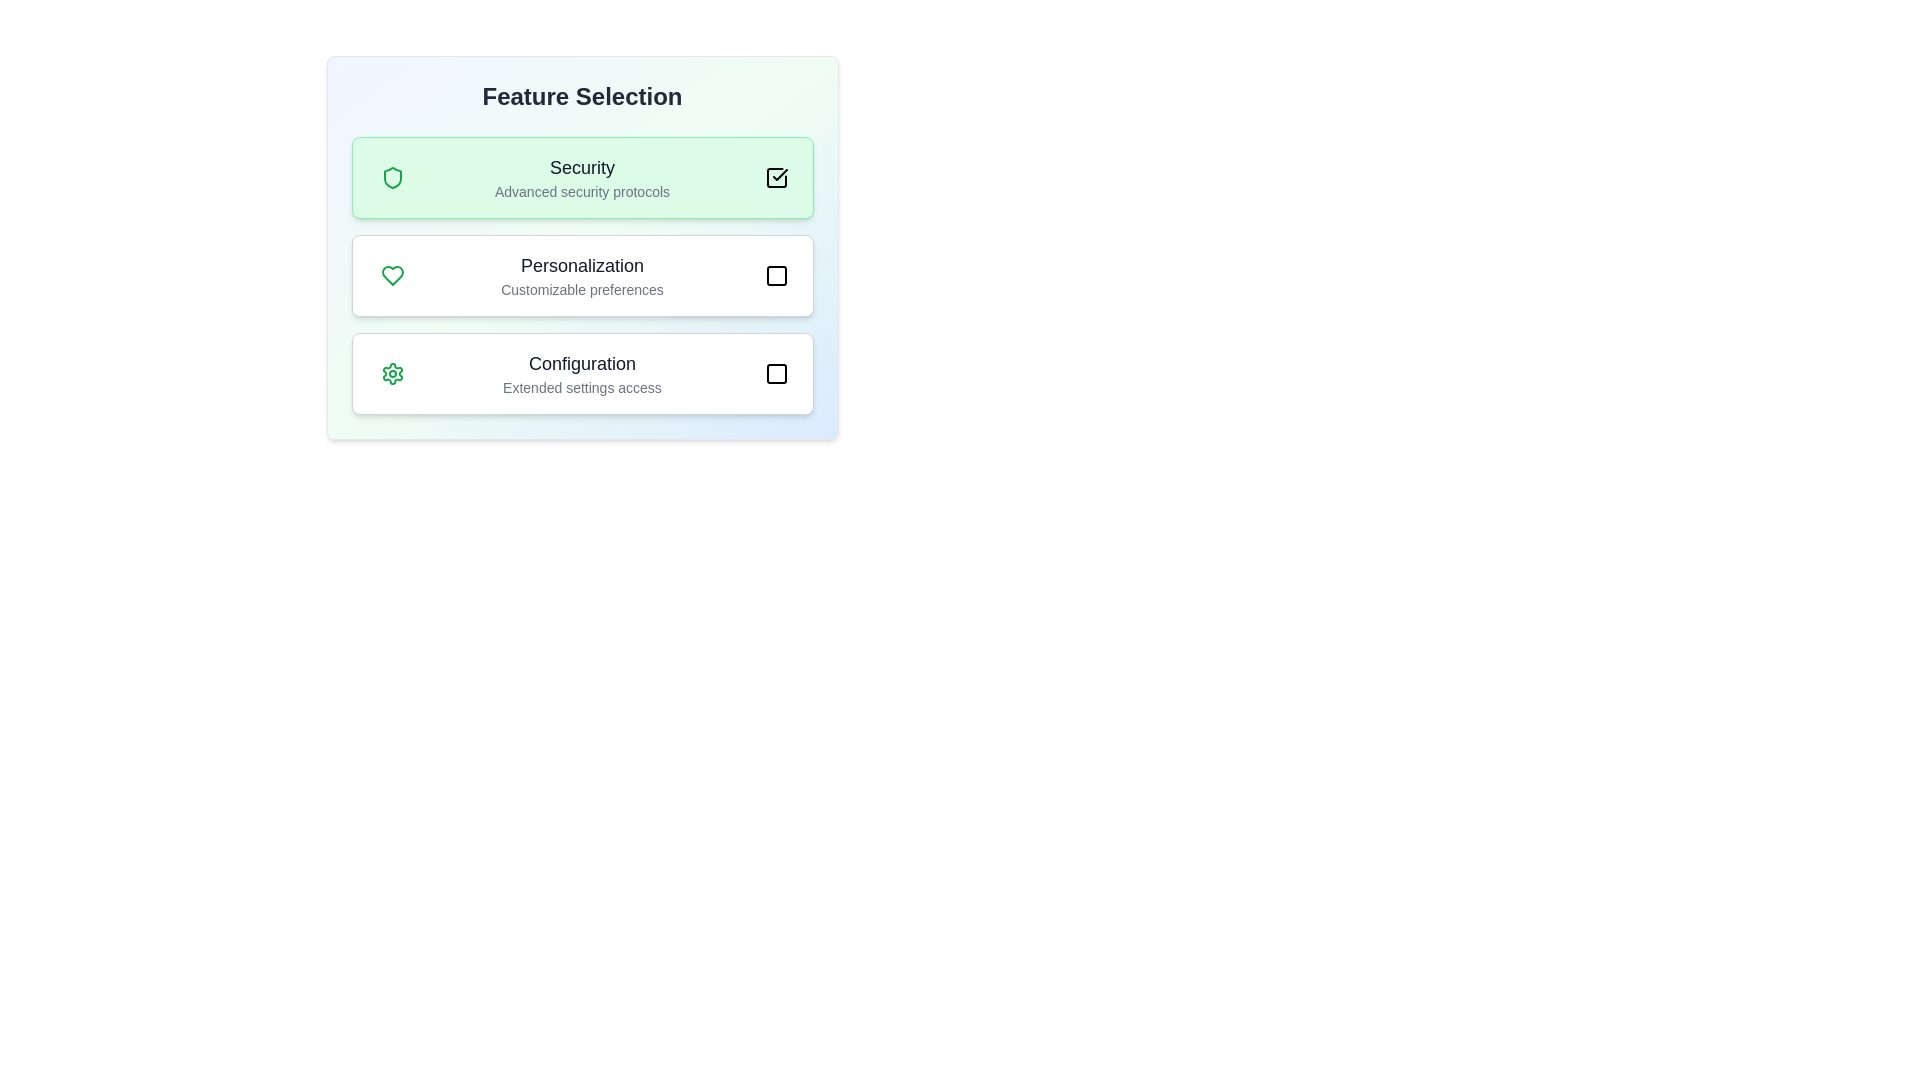  What do you see at coordinates (775, 374) in the screenshot?
I see `the unselected checkbox located in the bottom-right corner of the Configuration selection panel` at bounding box center [775, 374].